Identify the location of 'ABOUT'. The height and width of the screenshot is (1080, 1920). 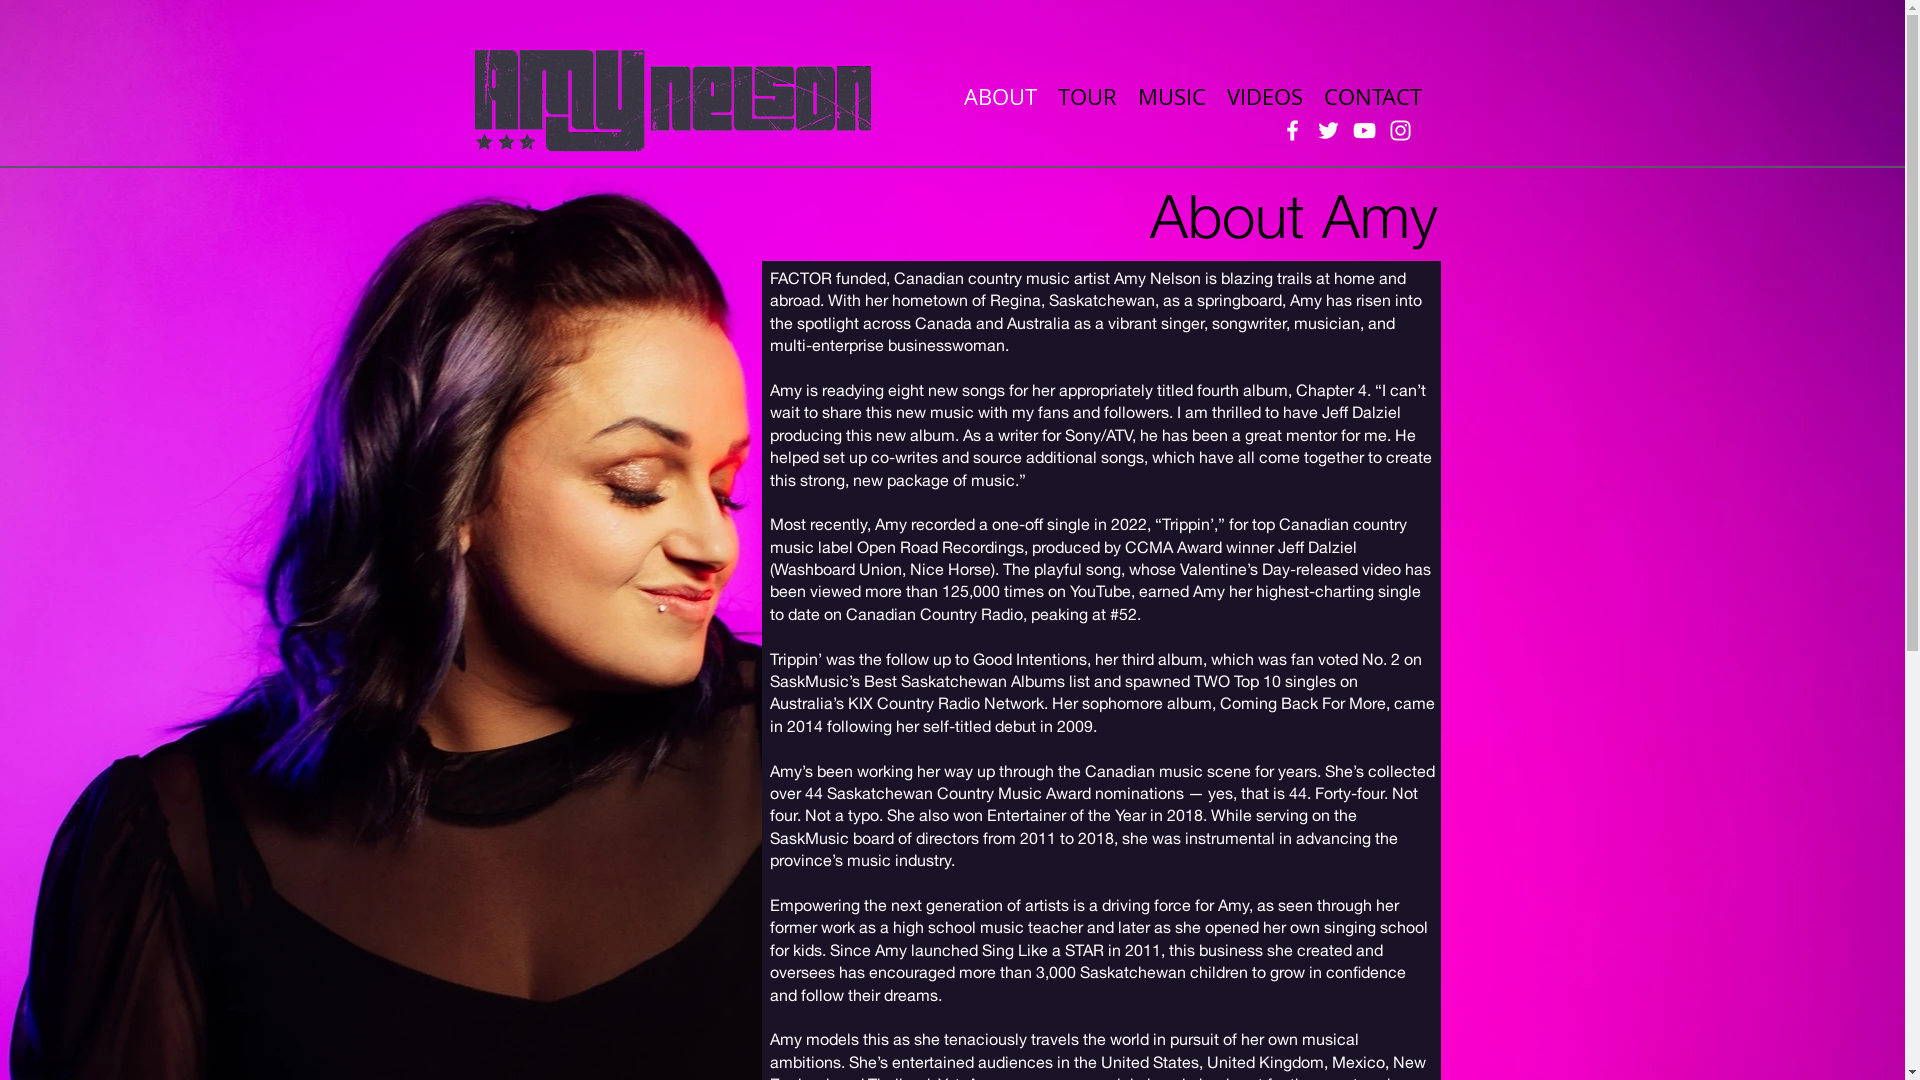
(1000, 95).